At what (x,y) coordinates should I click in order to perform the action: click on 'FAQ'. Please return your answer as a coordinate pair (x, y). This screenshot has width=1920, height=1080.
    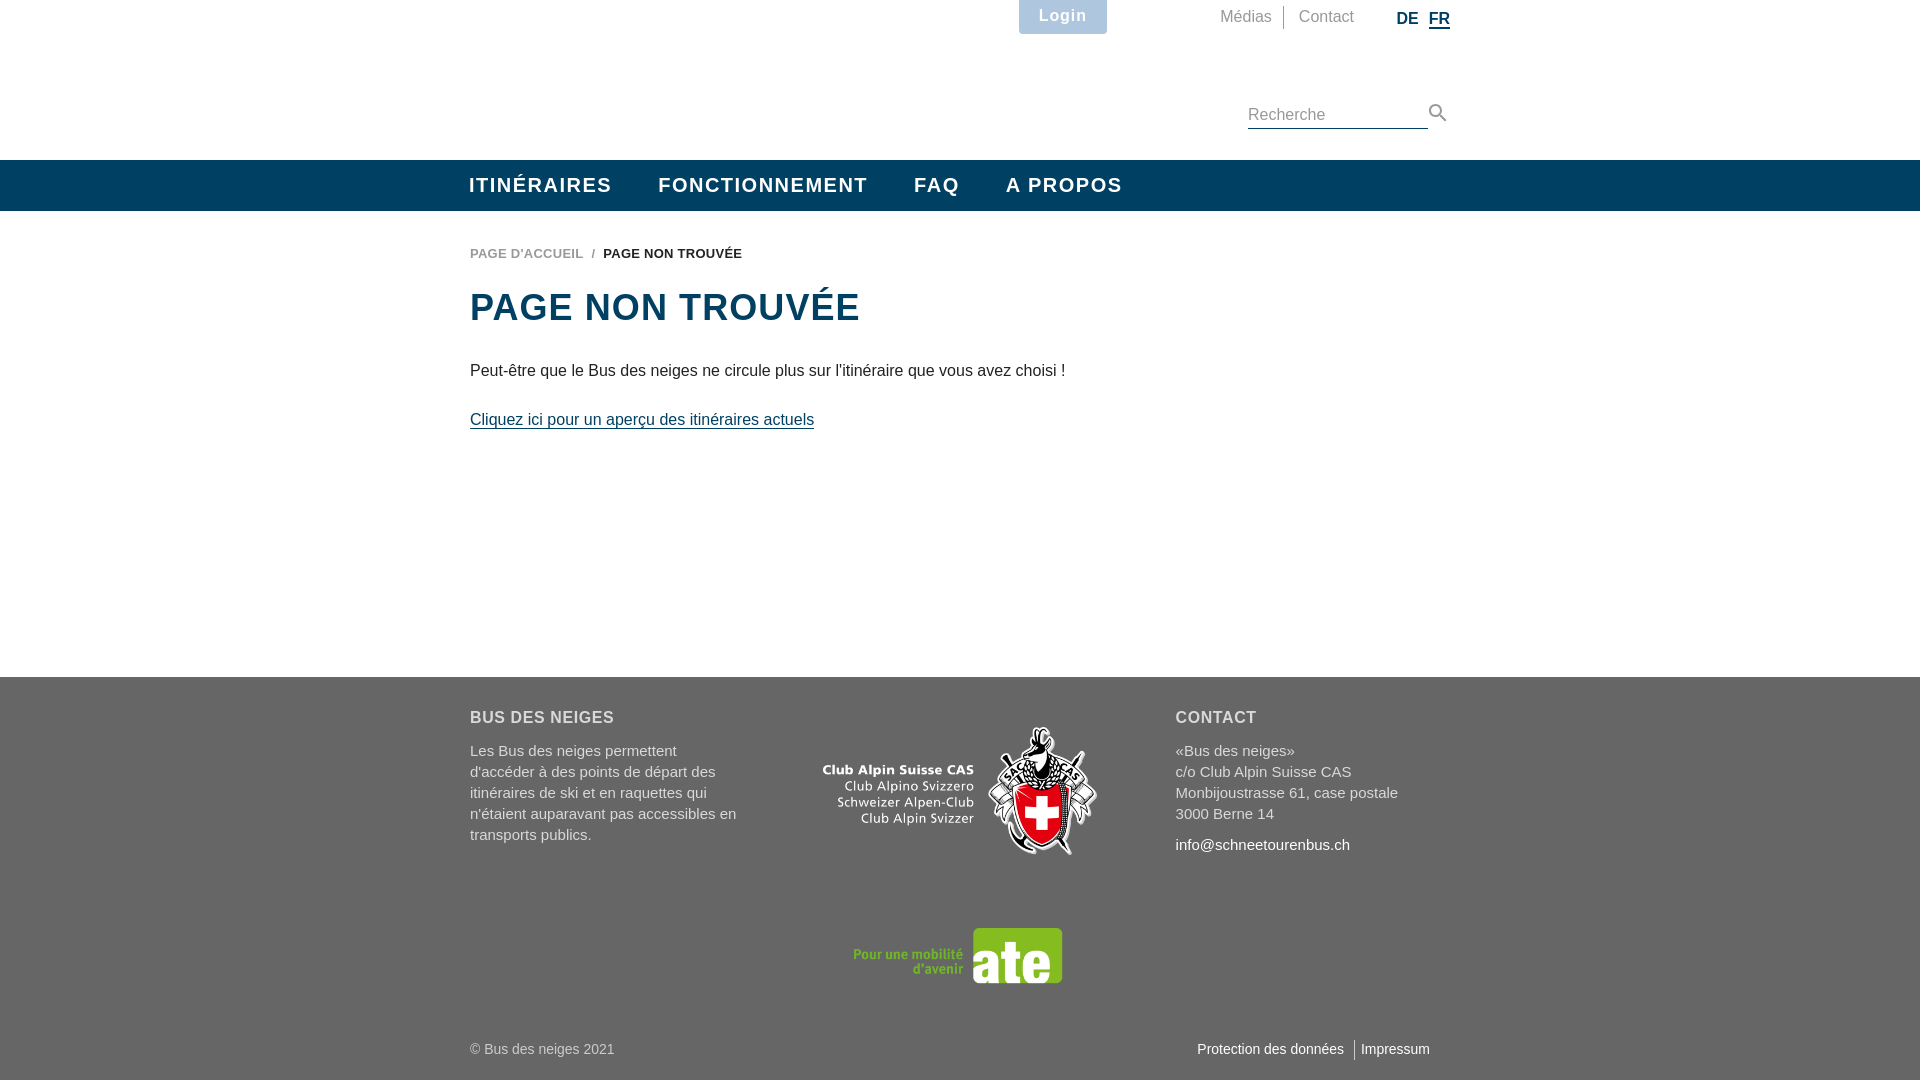
    Looking at the image, I should click on (935, 185).